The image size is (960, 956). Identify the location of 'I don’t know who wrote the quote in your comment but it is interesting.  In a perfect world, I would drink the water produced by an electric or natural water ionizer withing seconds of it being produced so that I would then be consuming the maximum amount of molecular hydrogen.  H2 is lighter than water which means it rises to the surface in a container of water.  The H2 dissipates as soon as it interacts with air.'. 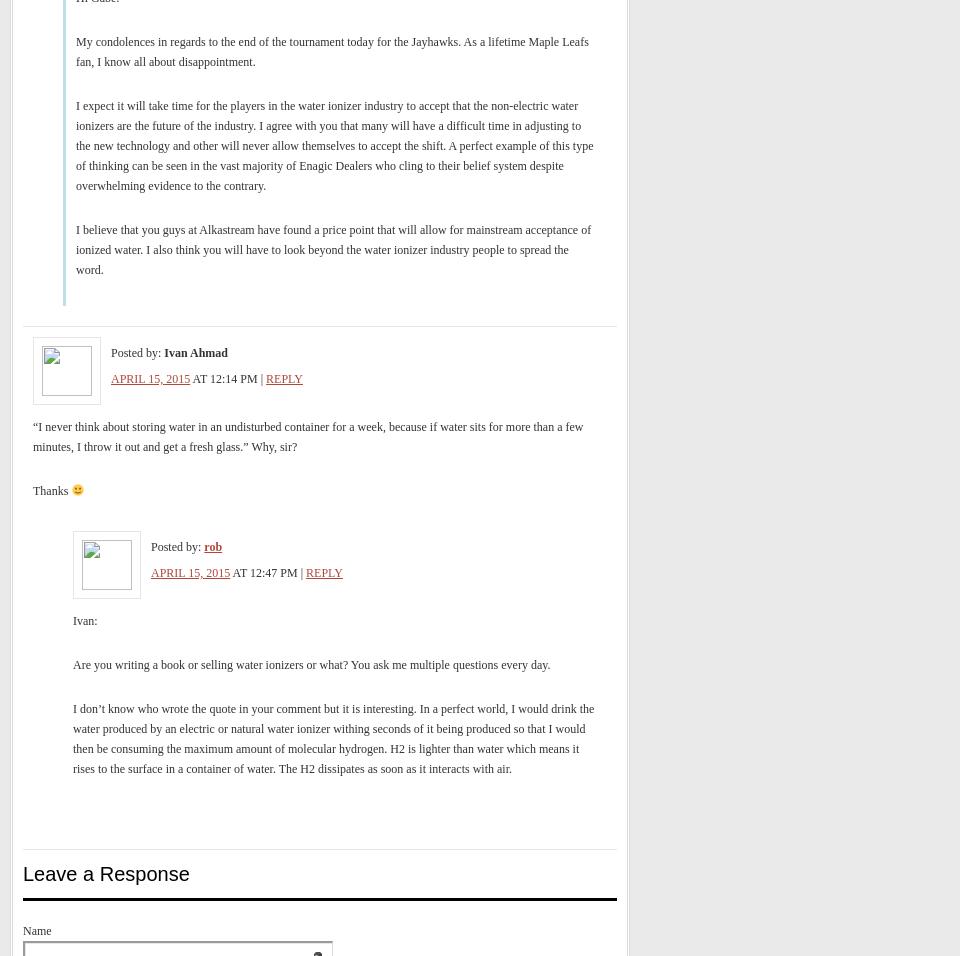
(333, 737).